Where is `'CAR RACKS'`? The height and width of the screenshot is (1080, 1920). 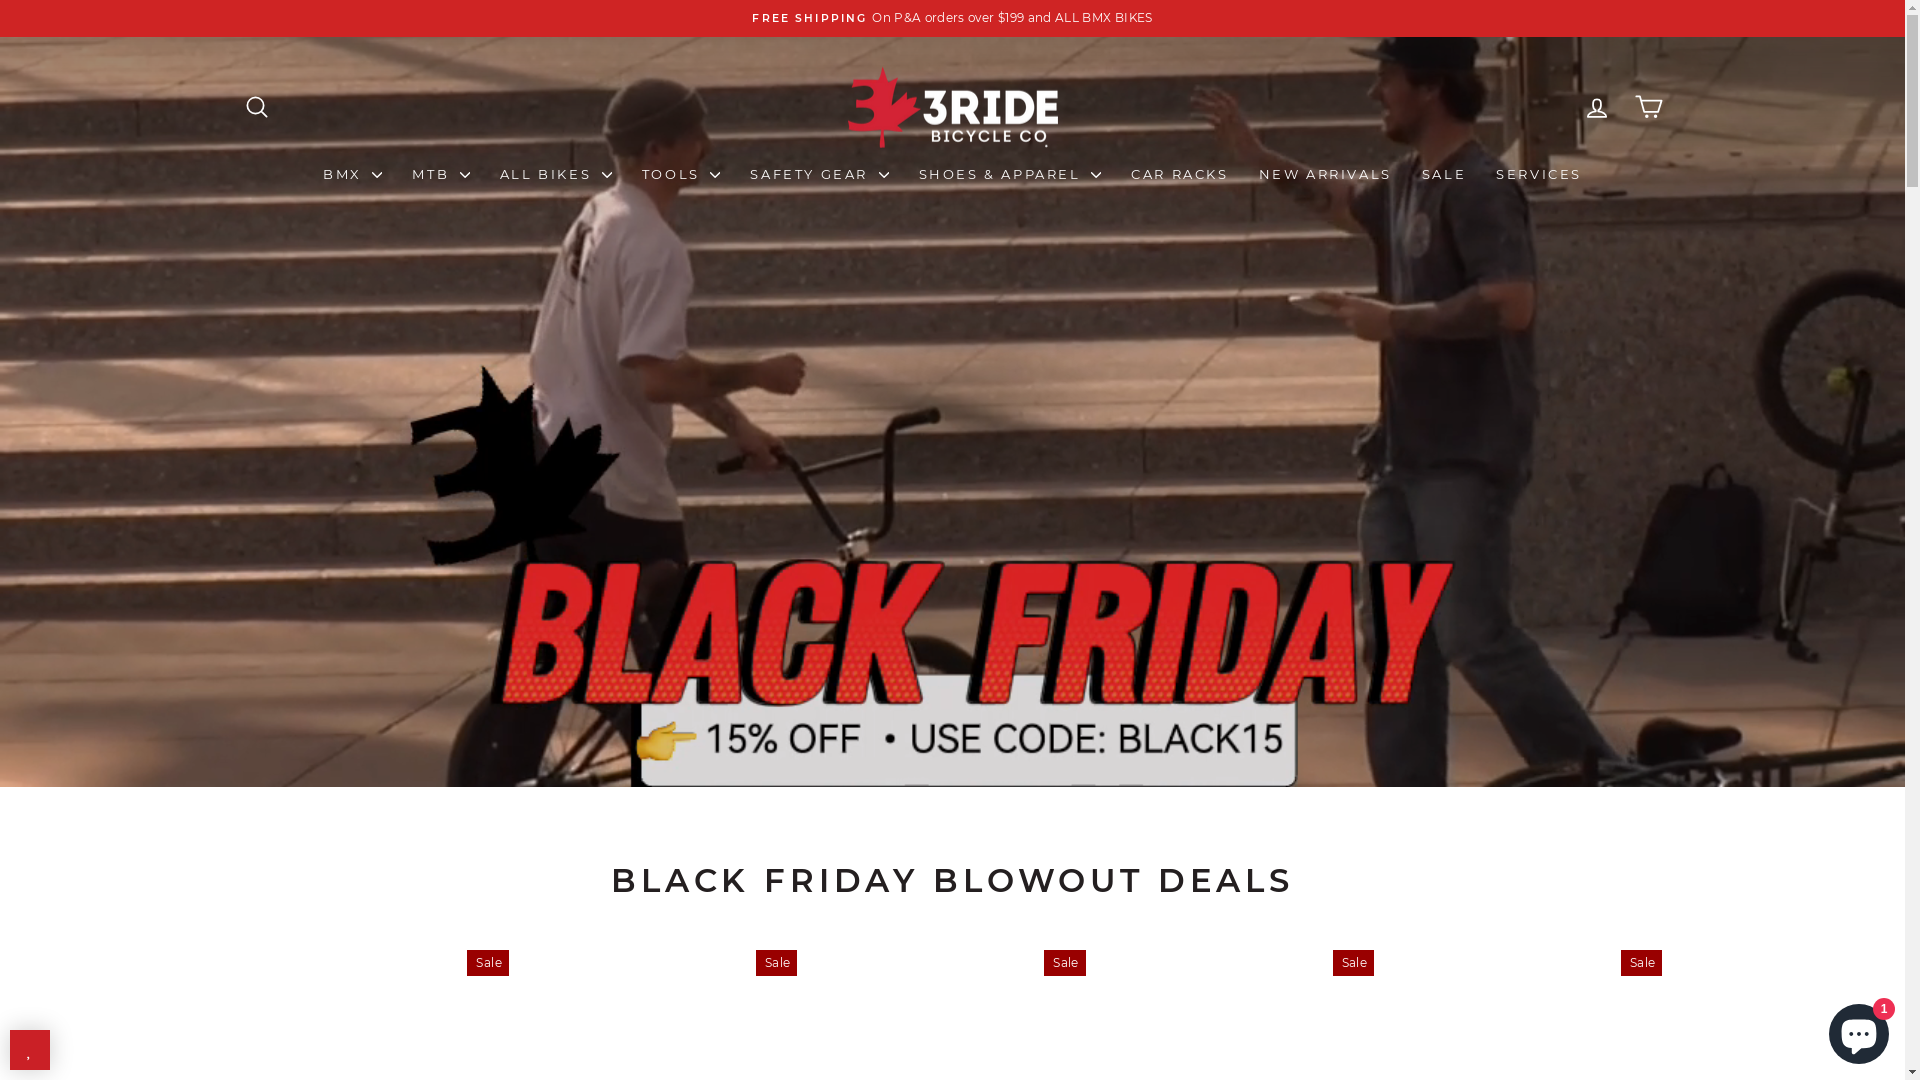
'CAR RACKS' is located at coordinates (1179, 172).